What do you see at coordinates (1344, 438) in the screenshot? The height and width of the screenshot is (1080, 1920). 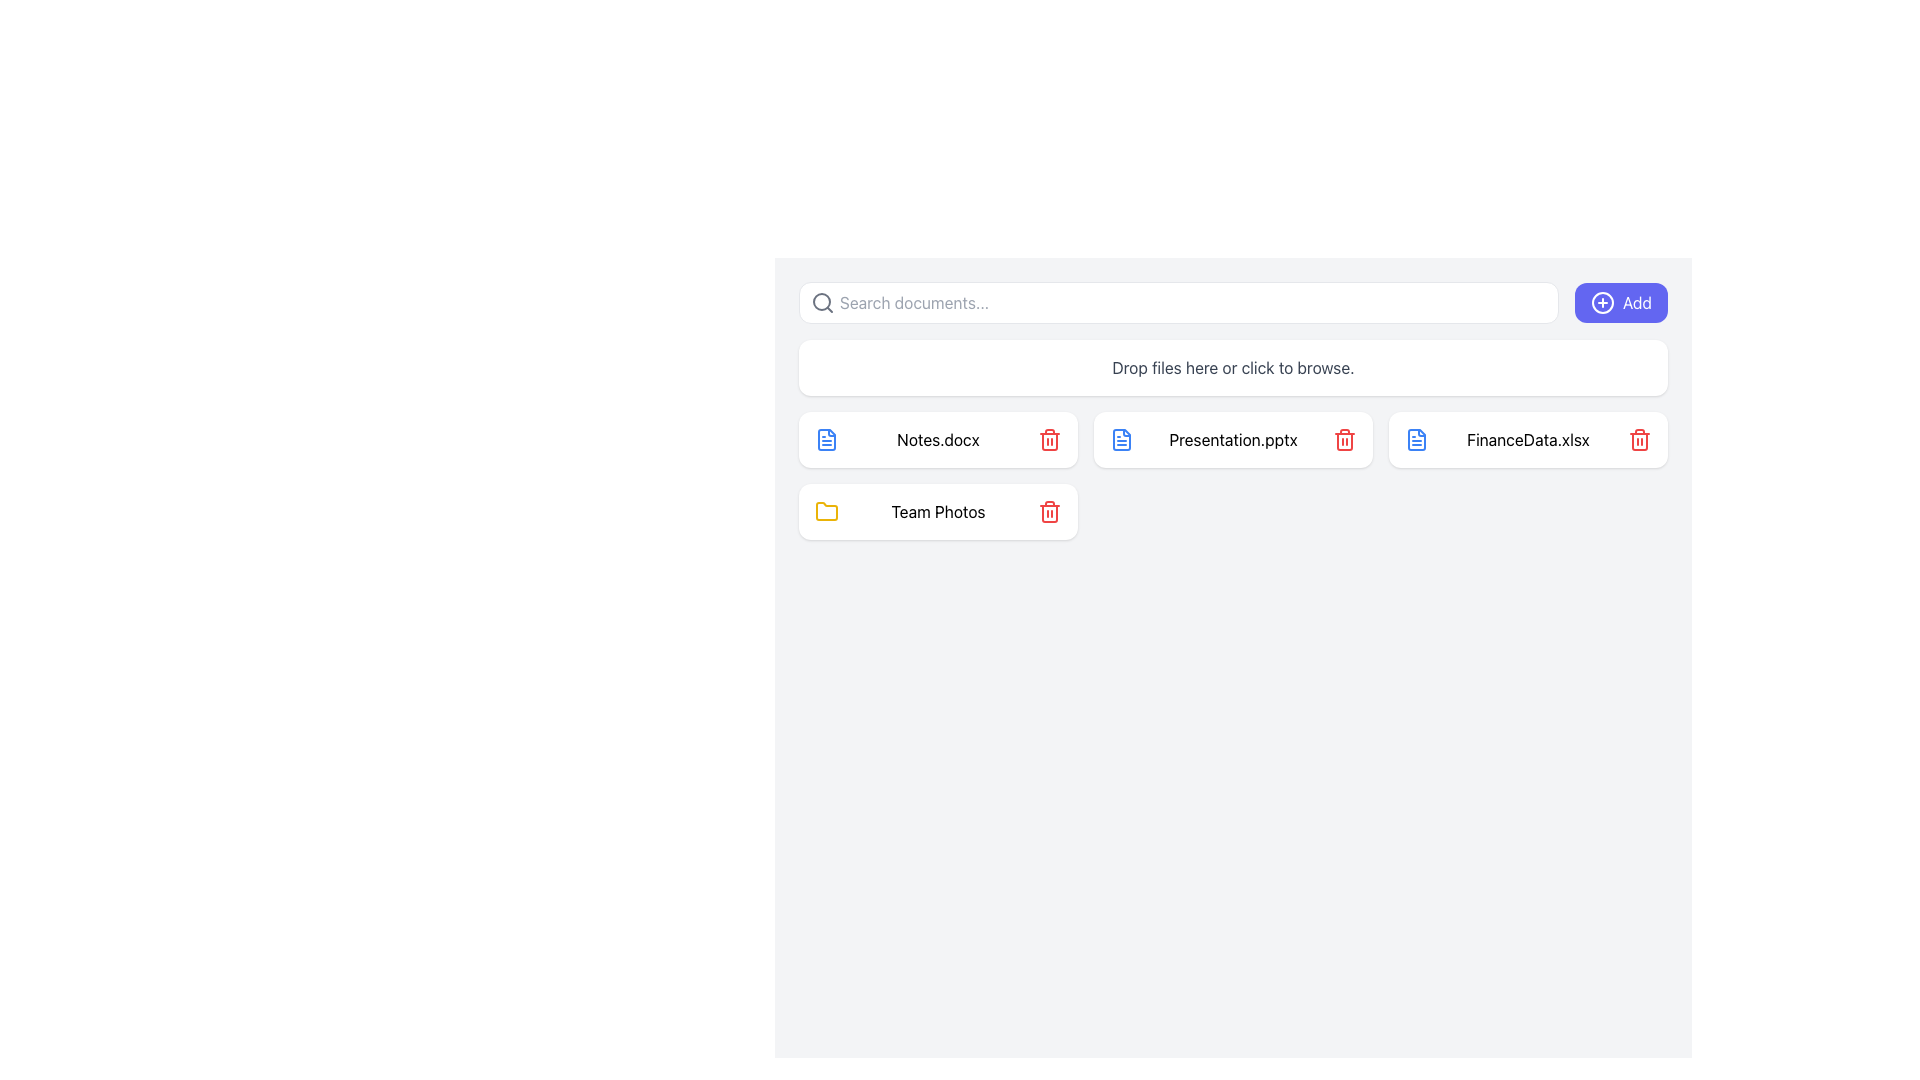 I see `the red trash bin icon, which is styled to indicate its function as a delete button and is located to the right within the 'Presentation.pptx' area` at bounding box center [1344, 438].